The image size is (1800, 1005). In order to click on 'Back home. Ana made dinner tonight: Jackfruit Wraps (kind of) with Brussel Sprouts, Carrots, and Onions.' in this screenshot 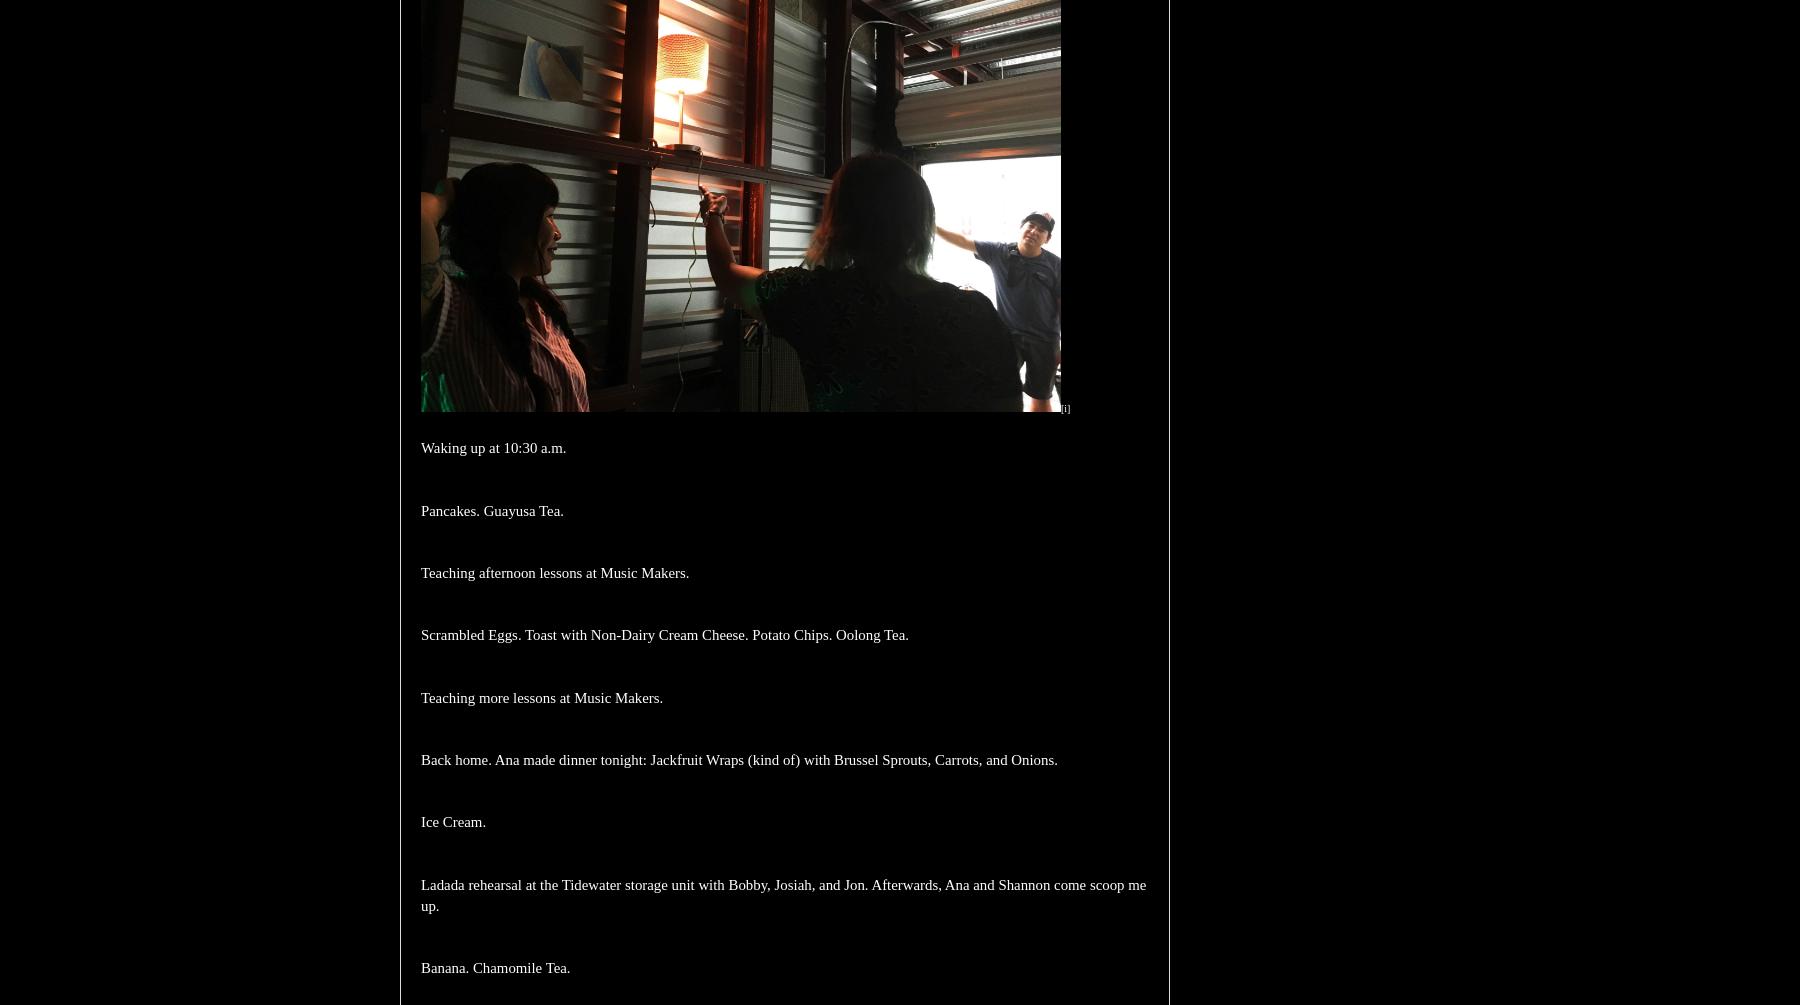, I will do `click(738, 759)`.